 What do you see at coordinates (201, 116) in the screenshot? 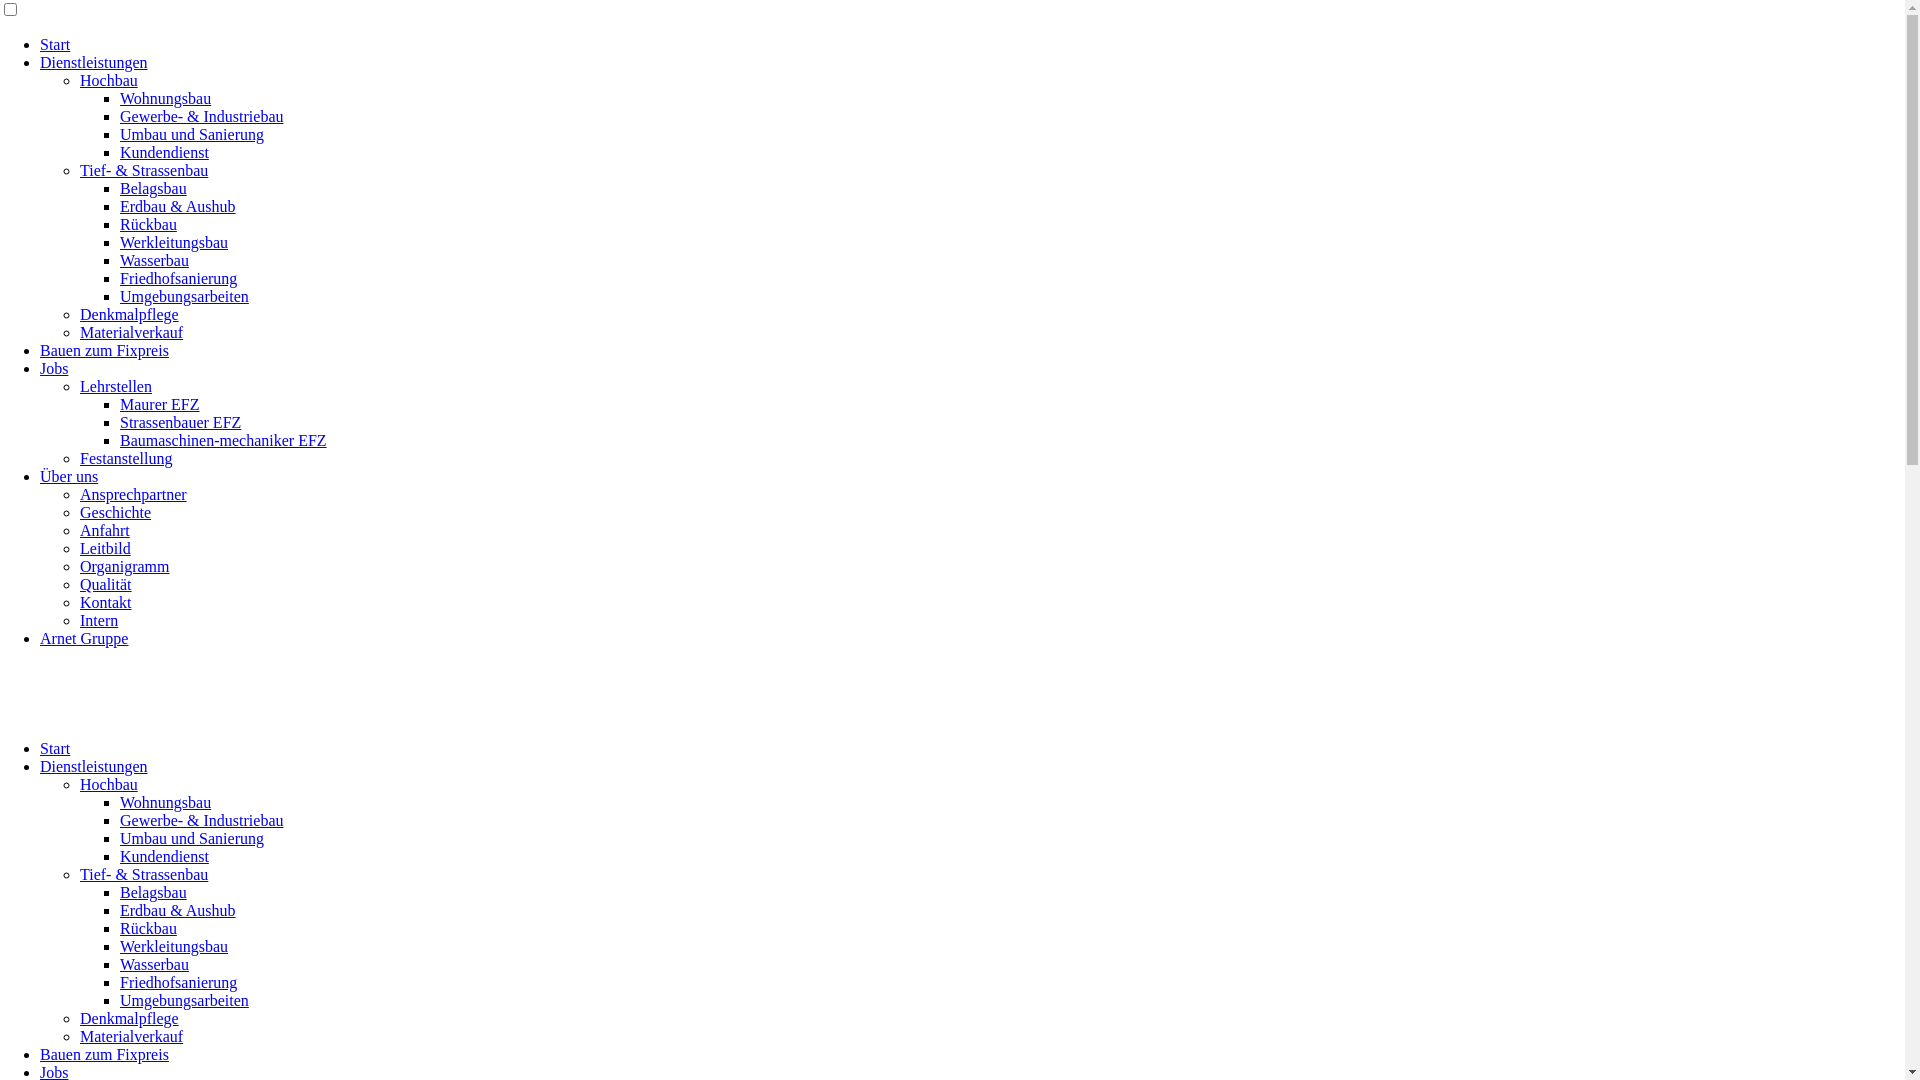
I see `'Gewerbe- & Industriebau'` at bounding box center [201, 116].